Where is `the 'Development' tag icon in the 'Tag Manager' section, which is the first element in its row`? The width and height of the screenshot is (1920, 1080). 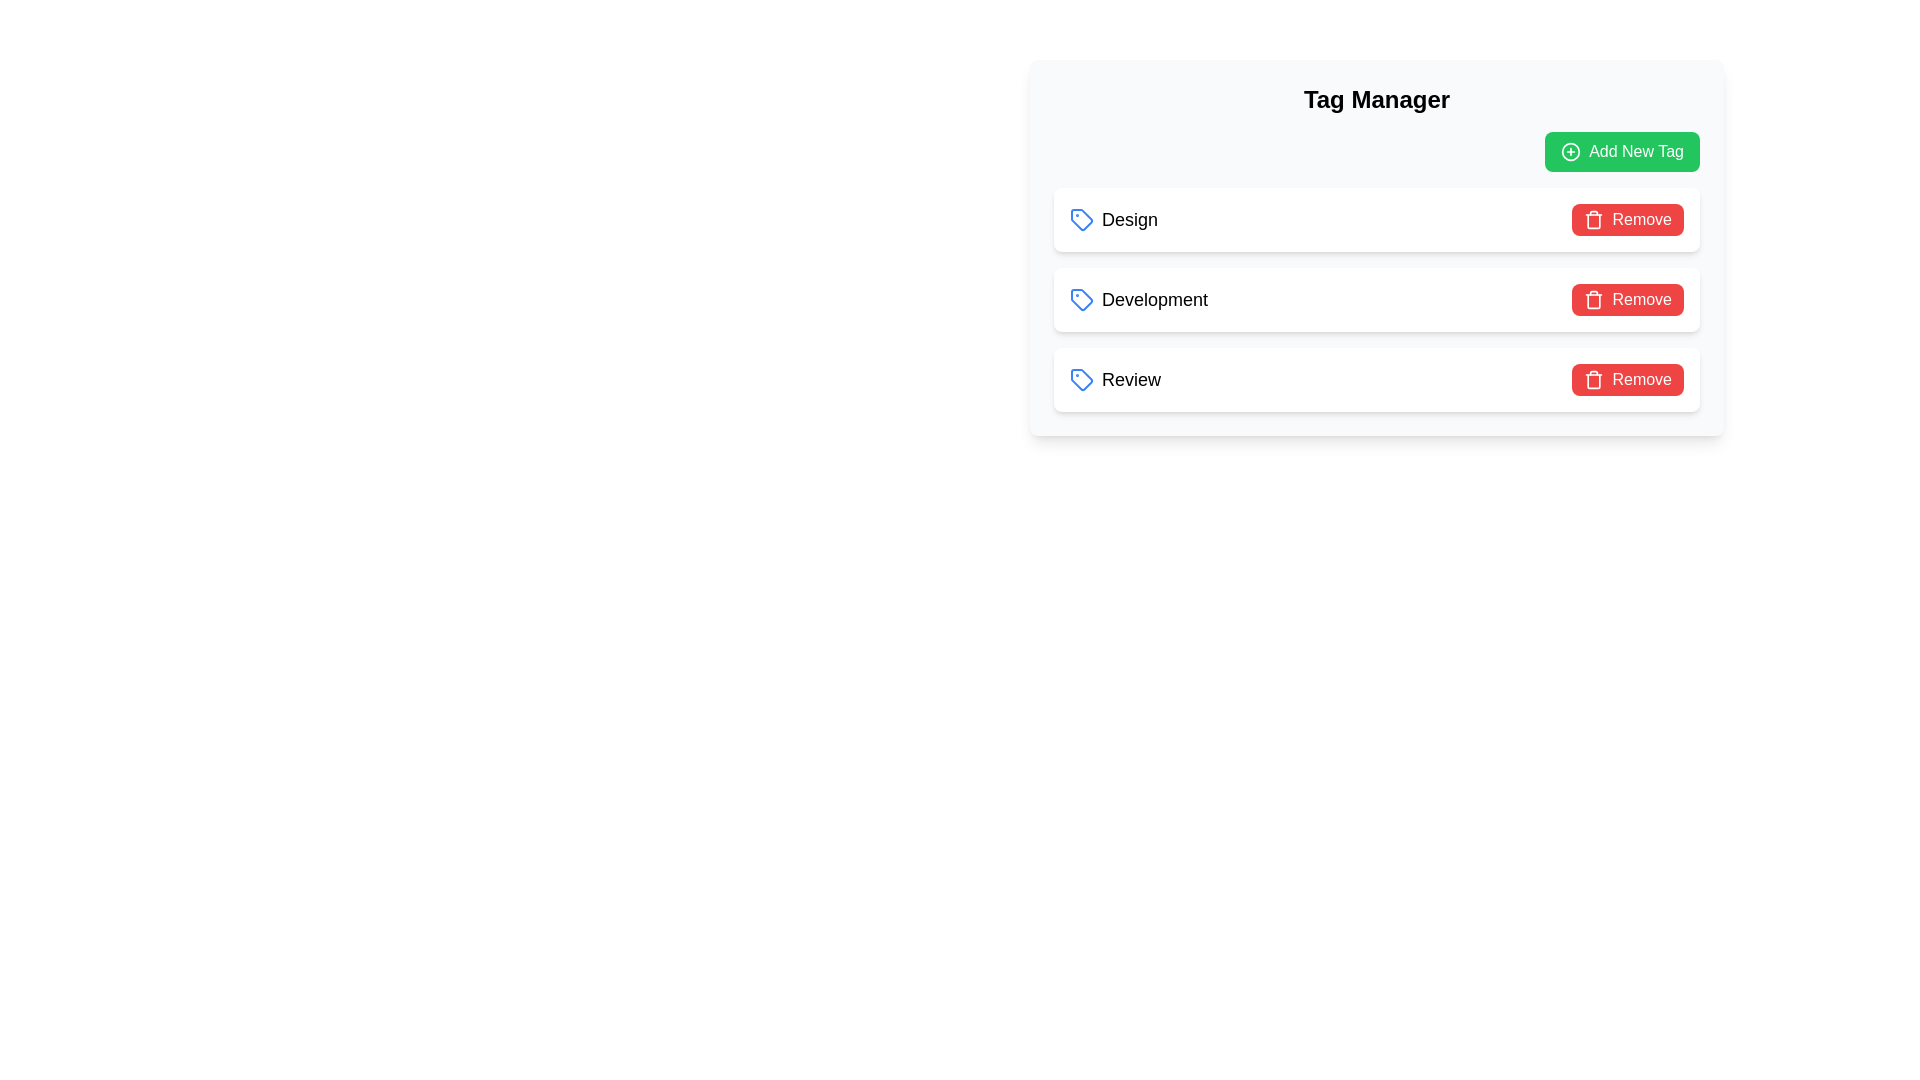
the 'Development' tag icon in the 'Tag Manager' section, which is the first element in its row is located at coordinates (1080, 300).